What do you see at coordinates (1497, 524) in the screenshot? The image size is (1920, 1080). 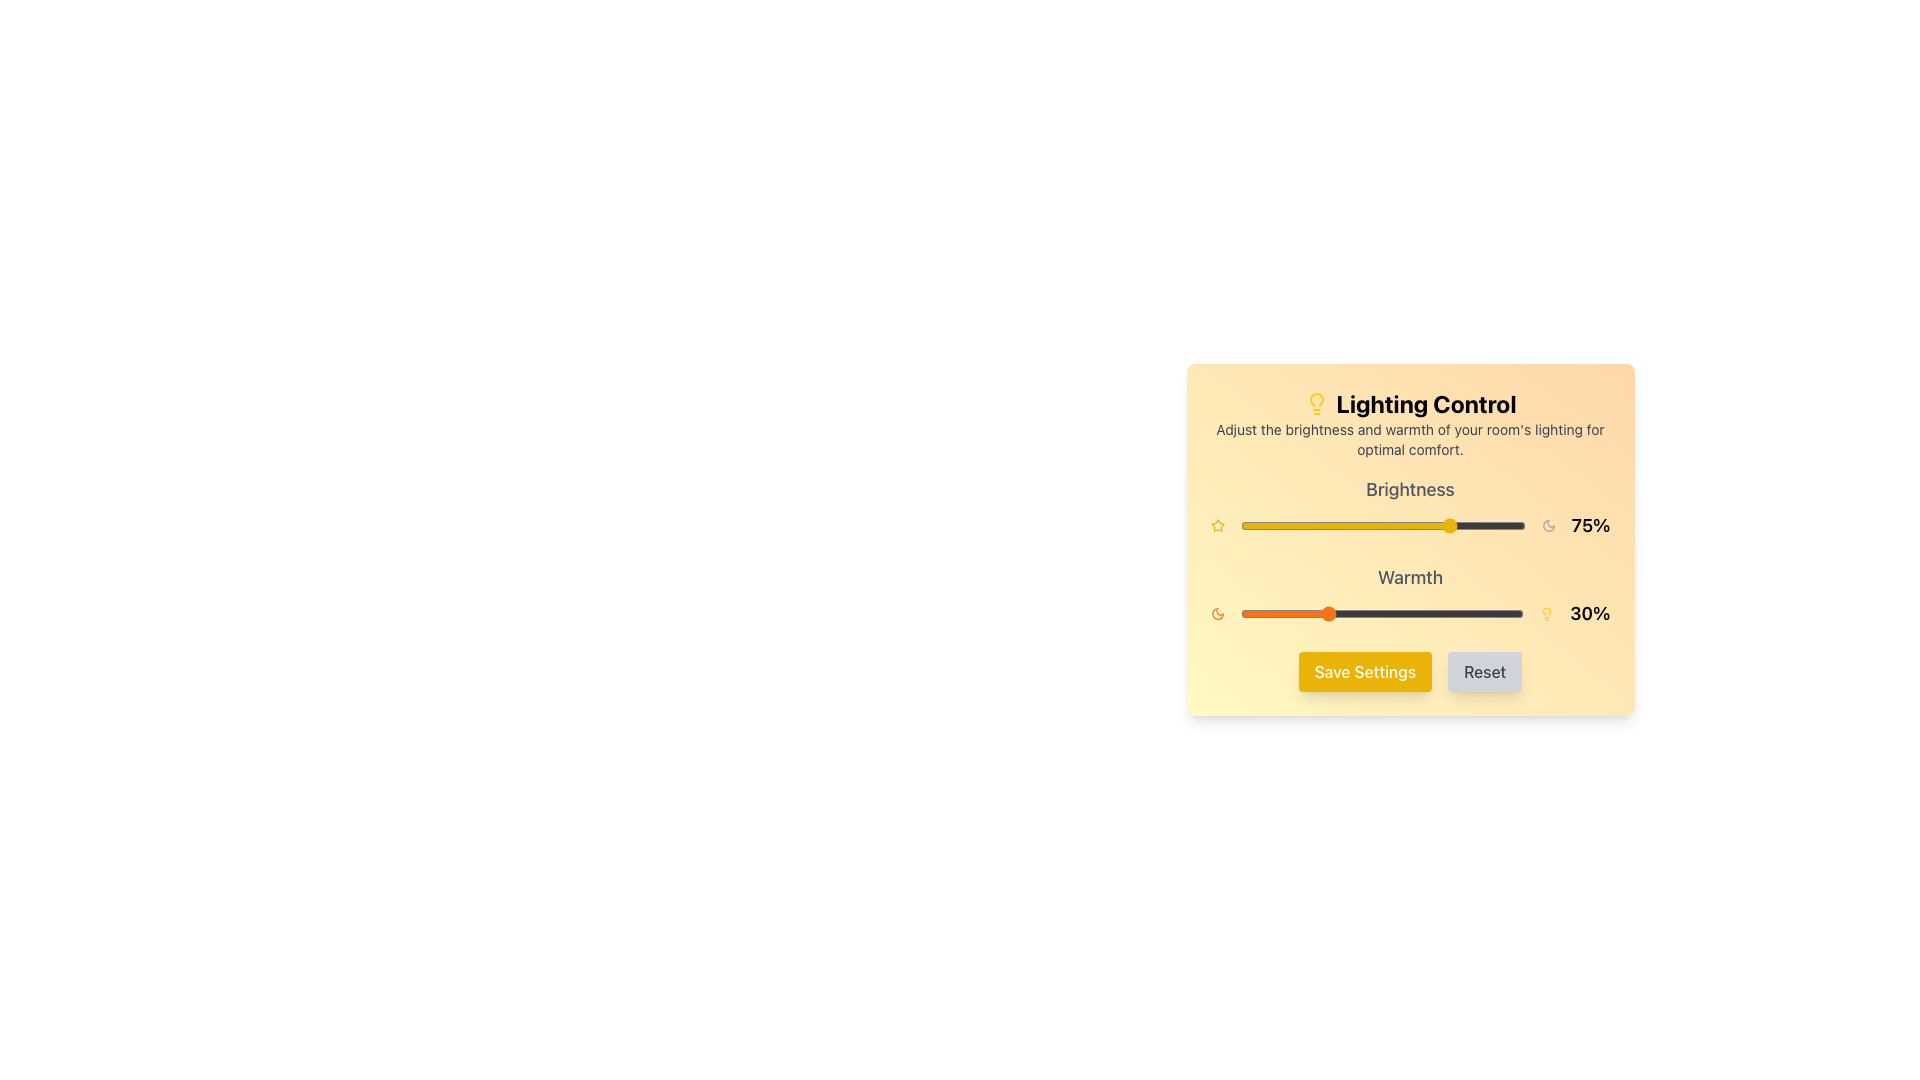 I see `the brightness` at bounding box center [1497, 524].